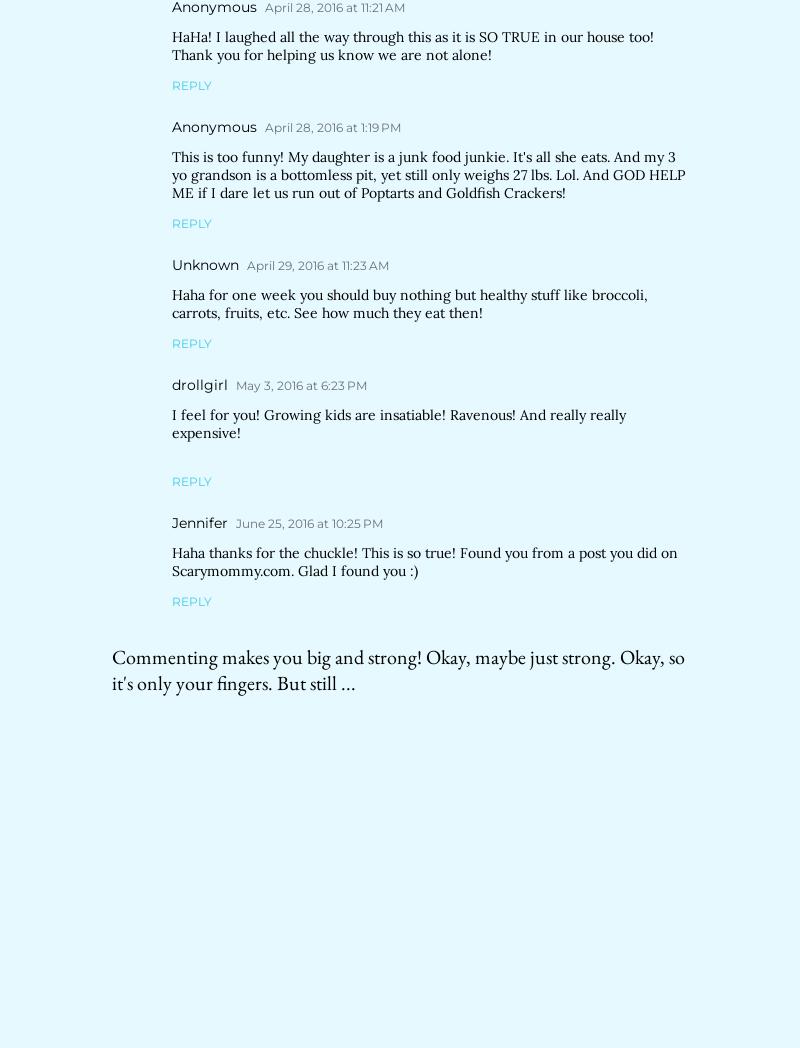 This screenshot has width=800, height=1048. I want to click on 'Haha thanks for the chuckle! This is so true! Found you from a post you did on Scarymommy.com. Glad I found you :)', so click(424, 561).